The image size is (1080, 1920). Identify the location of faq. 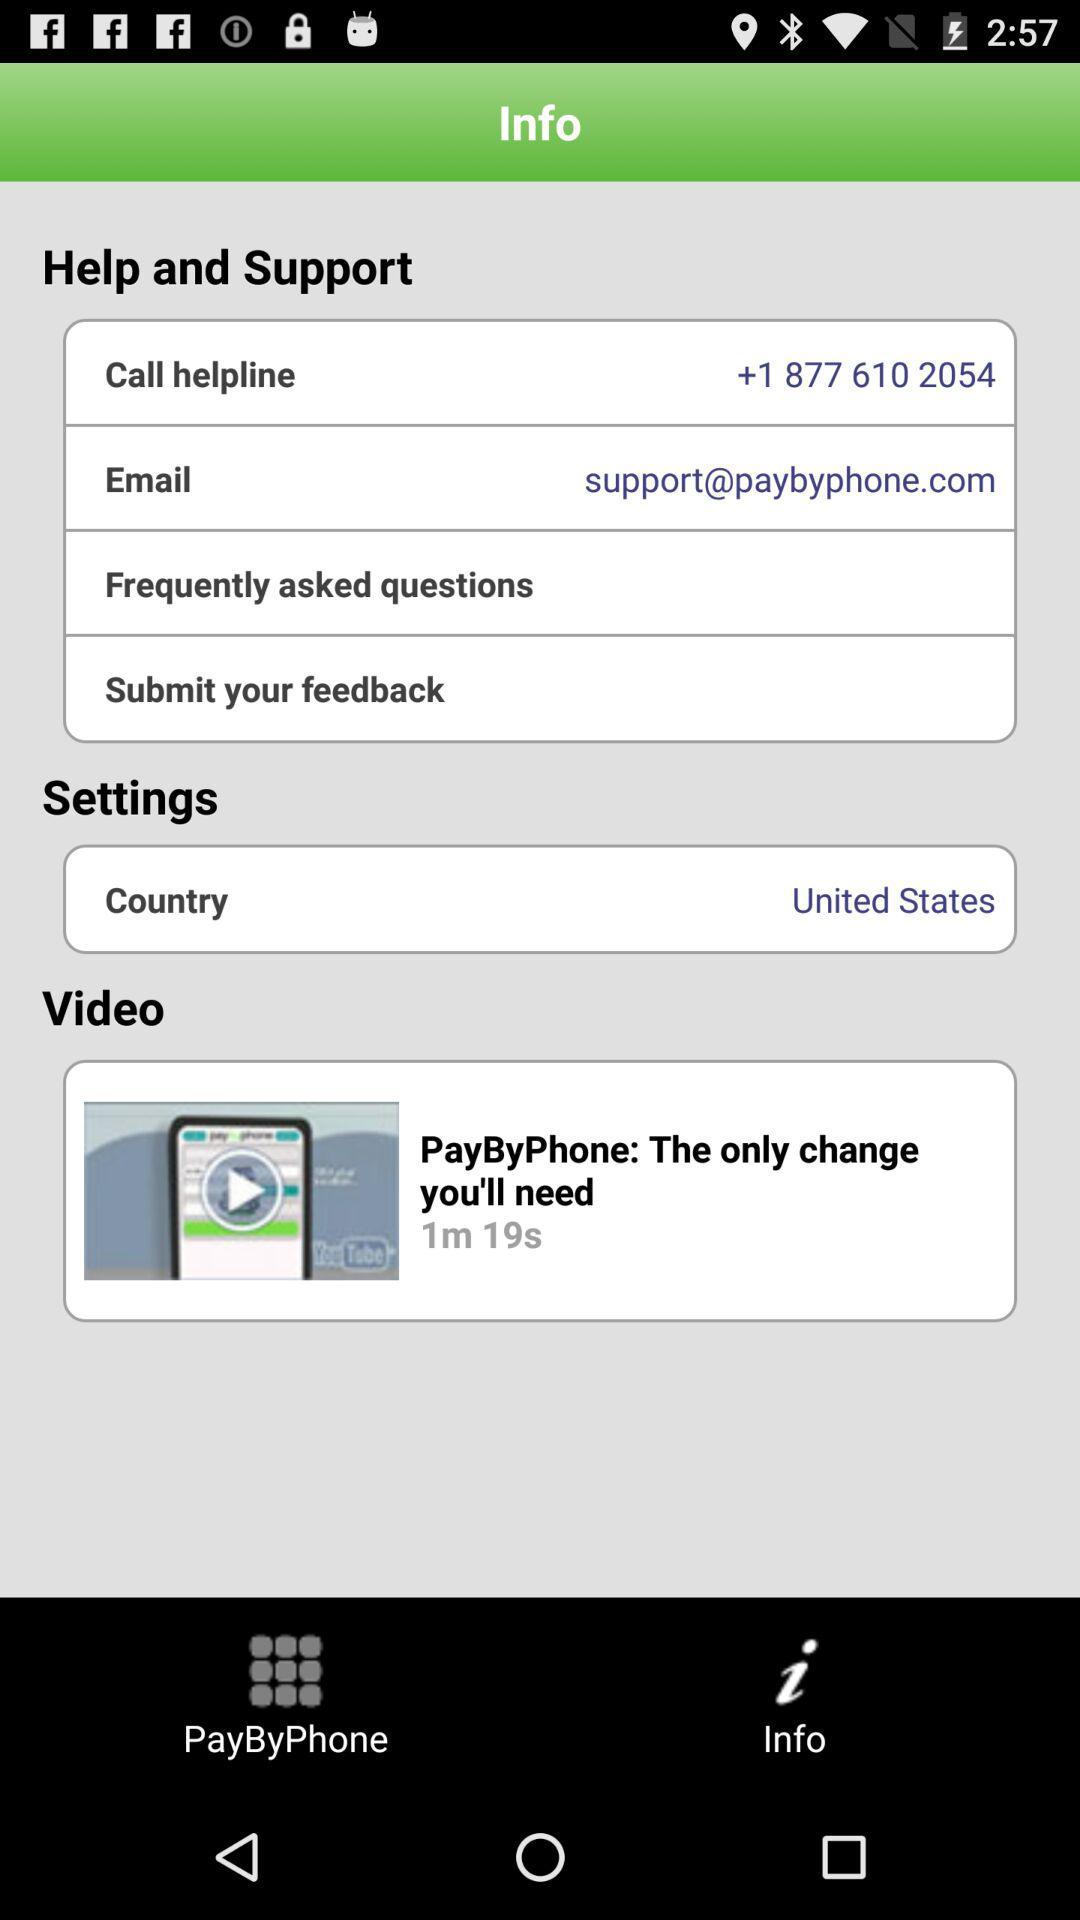
(540, 582).